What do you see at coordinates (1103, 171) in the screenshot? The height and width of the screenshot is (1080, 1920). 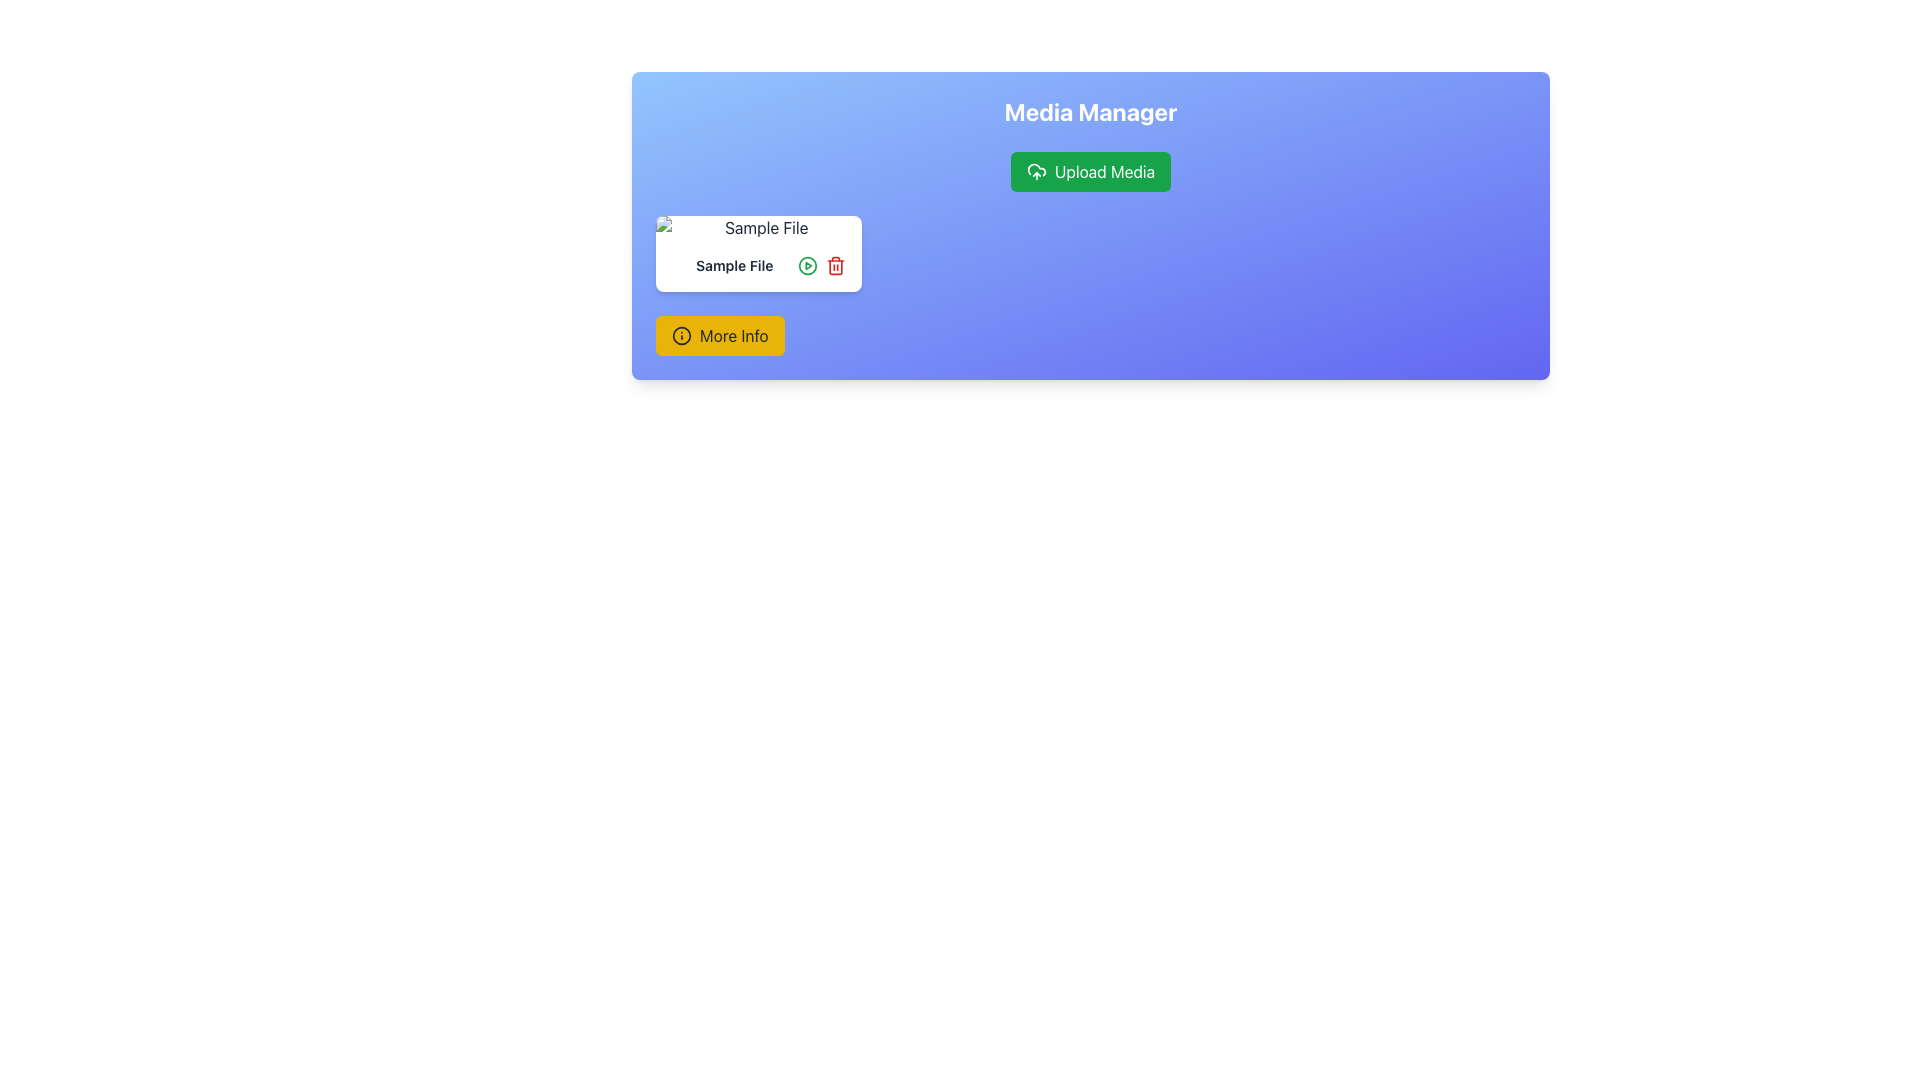 I see `the 'Upload Media' label, which is displayed in white font on a green background, located within a button at the top-right of the interface` at bounding box center [1103, 171].